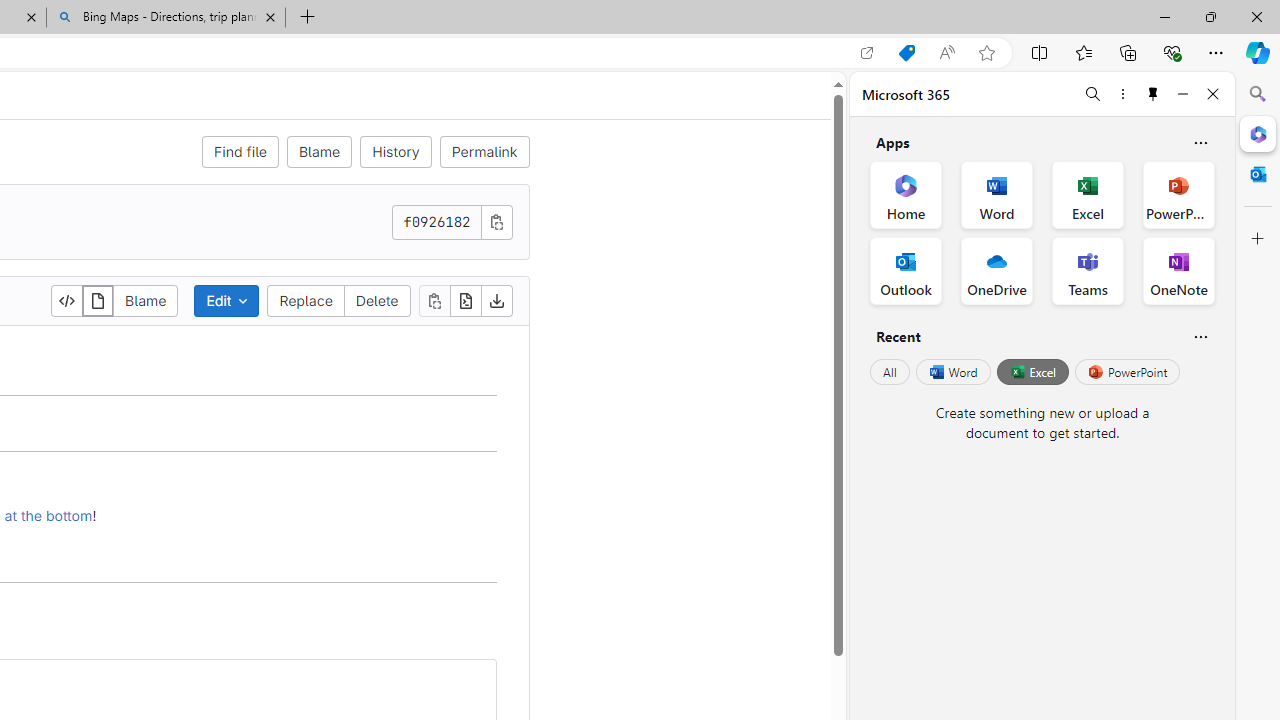 This screenshot has width=1280, height=720. Describe the element at coordinates (905, 195) in the screenshot. I see `'Home Office App'` at that location.